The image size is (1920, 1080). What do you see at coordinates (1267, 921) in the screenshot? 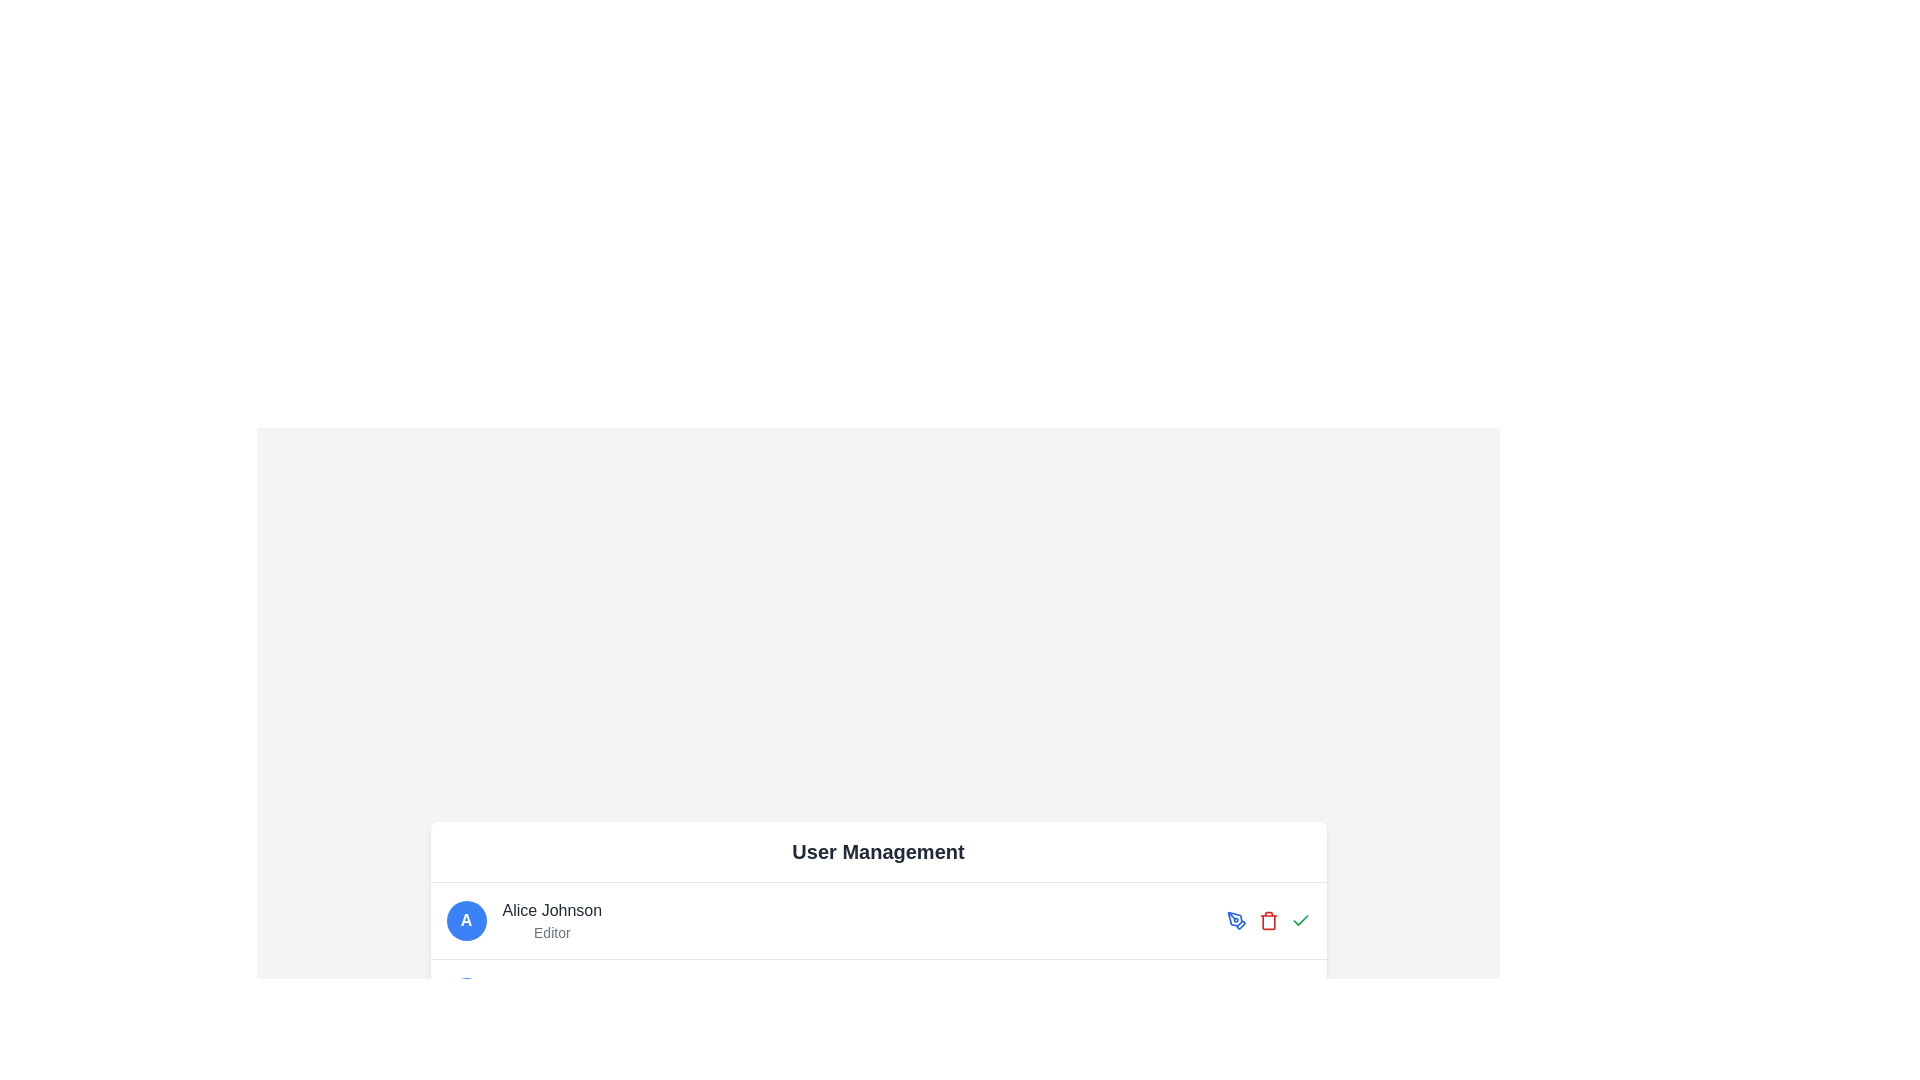
I see `the Action Icon Button located in the action buttons section of the user entry for 'Alice Johnson'` at bounding box center [1267, 921].